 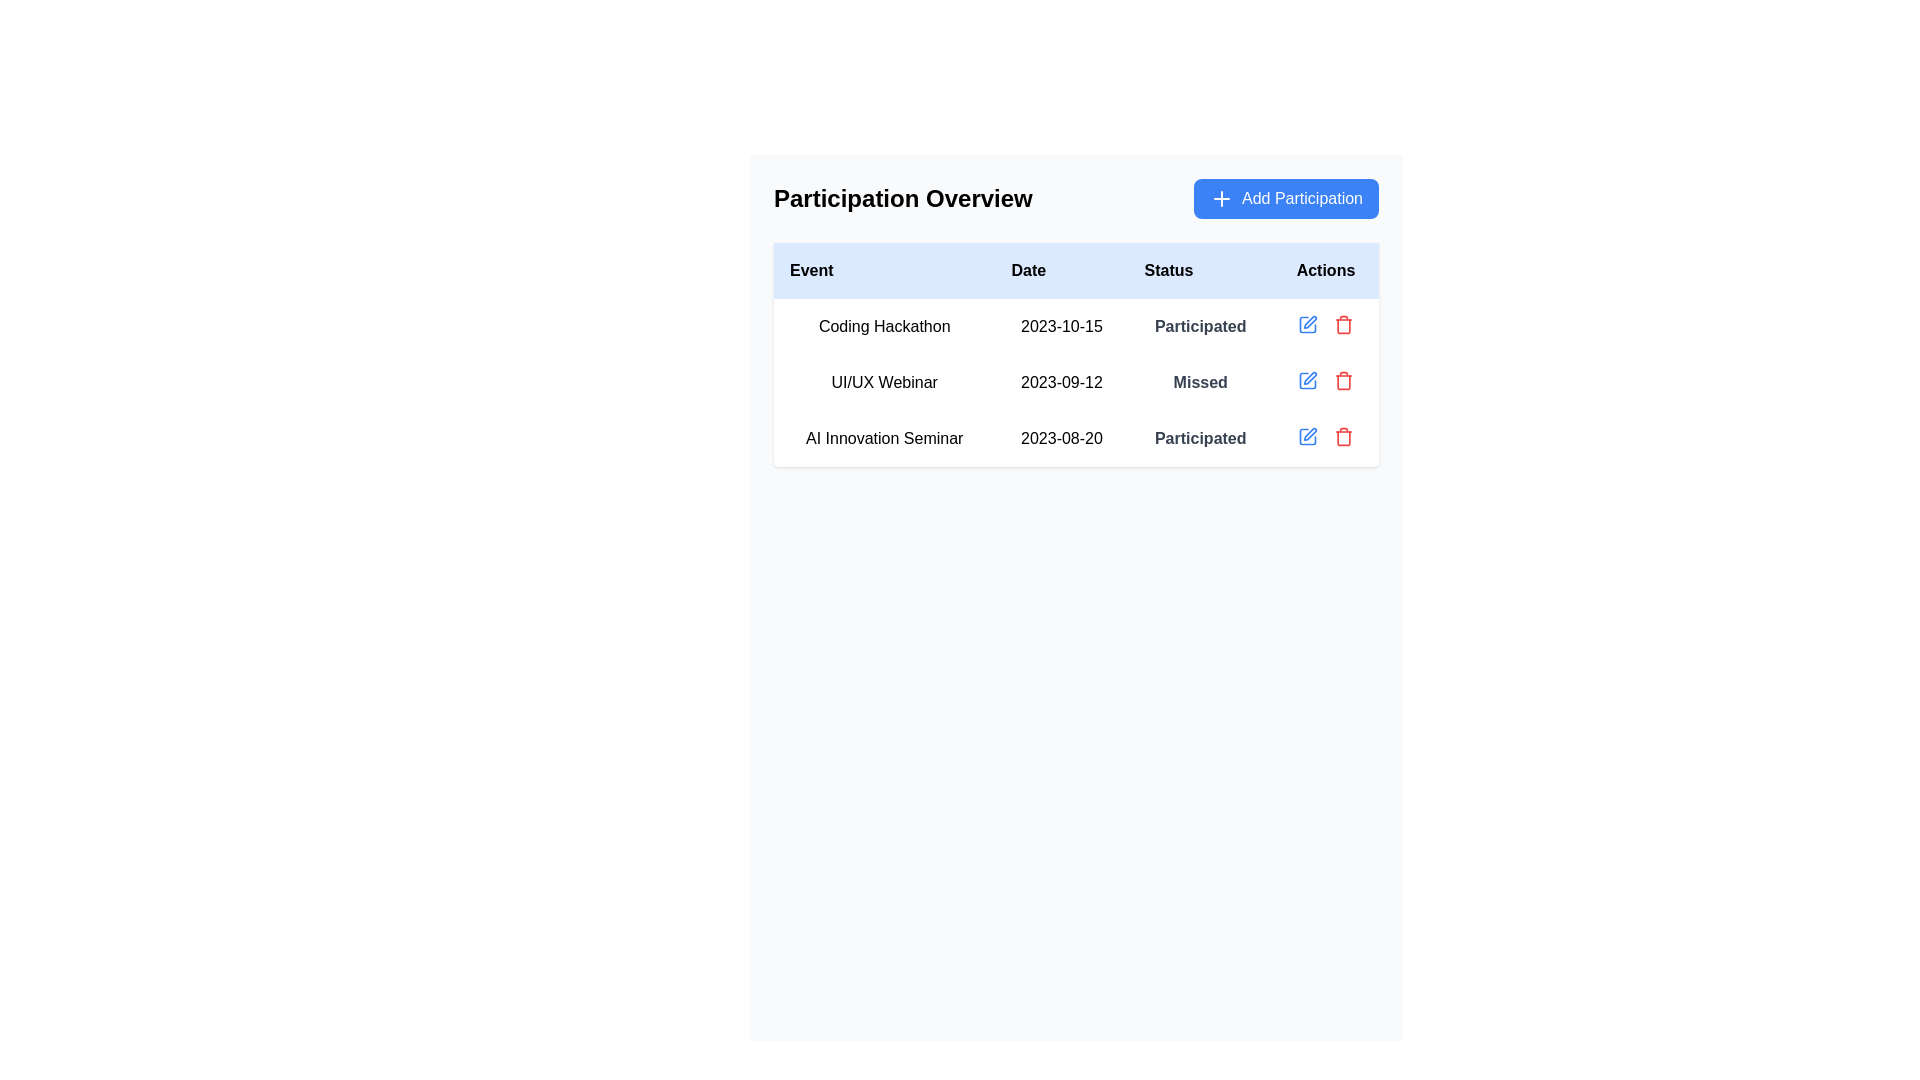 What do you see at coordinates (1060, 382) in the screenshot?
I see `the text label displaying the date '2023-09-12' in the 'Date' column of the 'UI/UX Webinar' row` at bounding box center [1060, 382].